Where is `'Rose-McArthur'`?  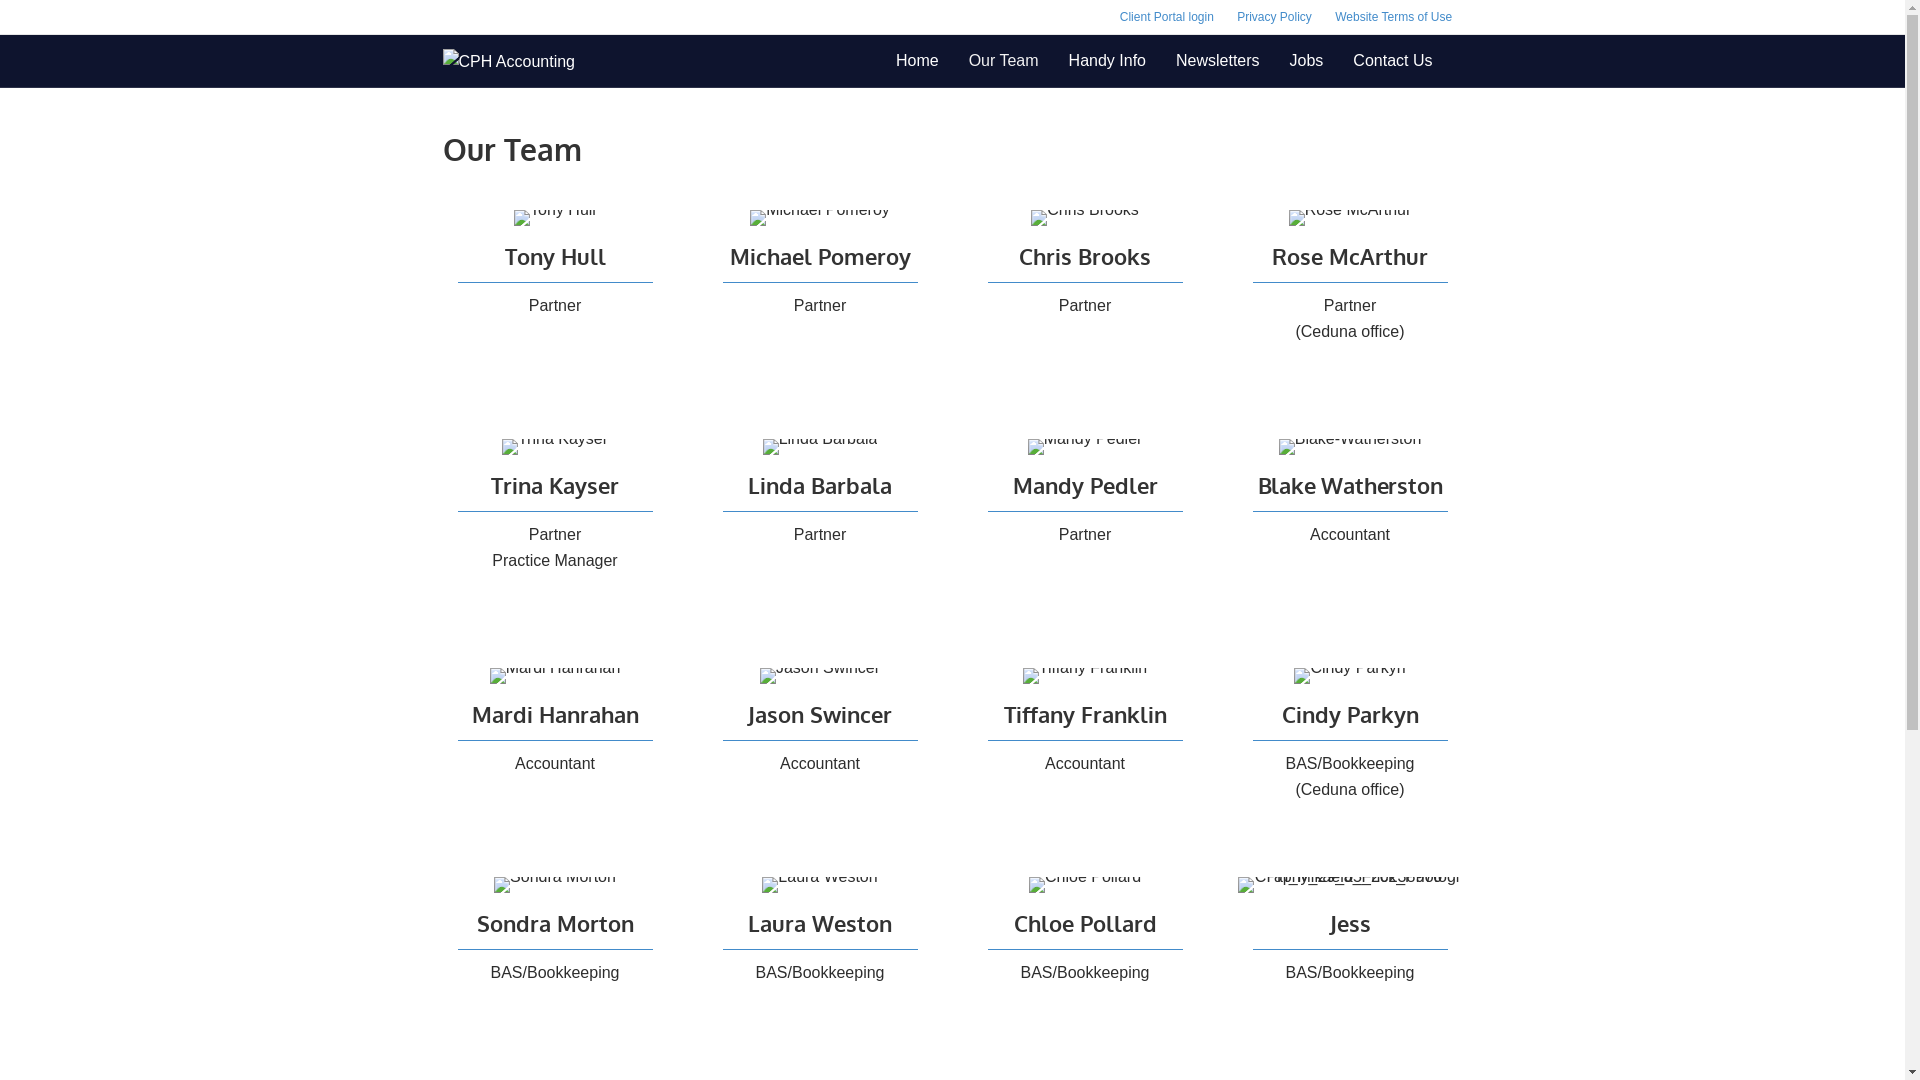
'Rose-McArthur' is located at coordinates (1350, 218).